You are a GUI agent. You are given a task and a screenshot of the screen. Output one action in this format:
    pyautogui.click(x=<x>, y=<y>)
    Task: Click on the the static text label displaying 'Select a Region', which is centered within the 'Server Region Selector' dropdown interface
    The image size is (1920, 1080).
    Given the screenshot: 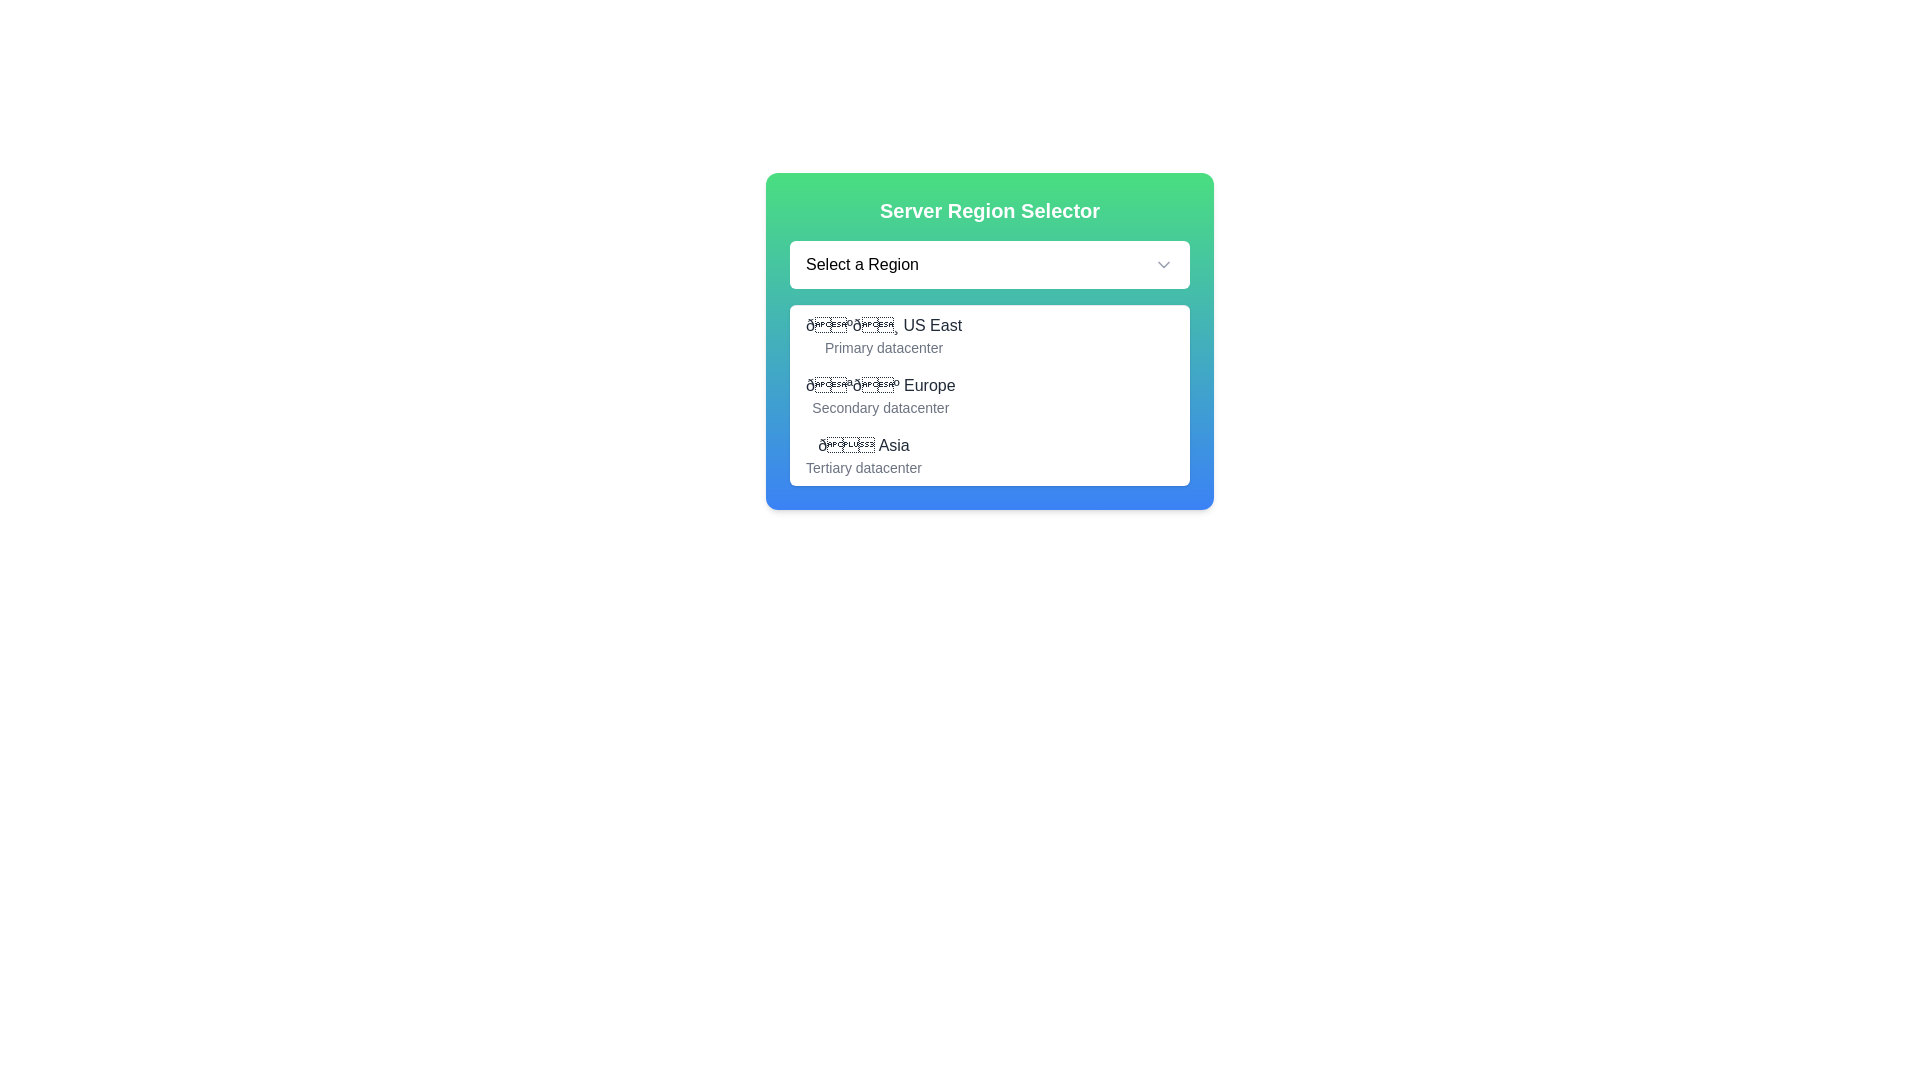 What is the action you would take?
    pyautogui.click(x=862, y=264)
    